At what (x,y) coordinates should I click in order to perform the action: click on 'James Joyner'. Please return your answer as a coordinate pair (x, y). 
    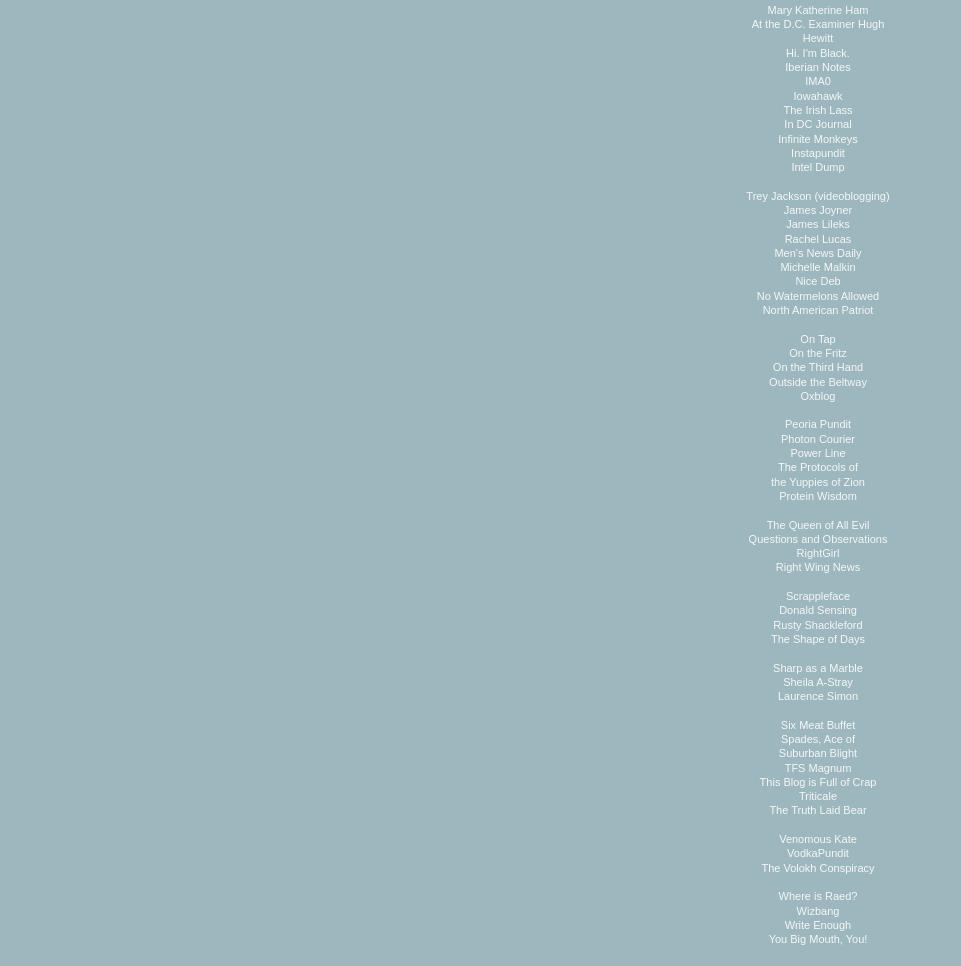
    Looking at the image, I should click on (817, 209).